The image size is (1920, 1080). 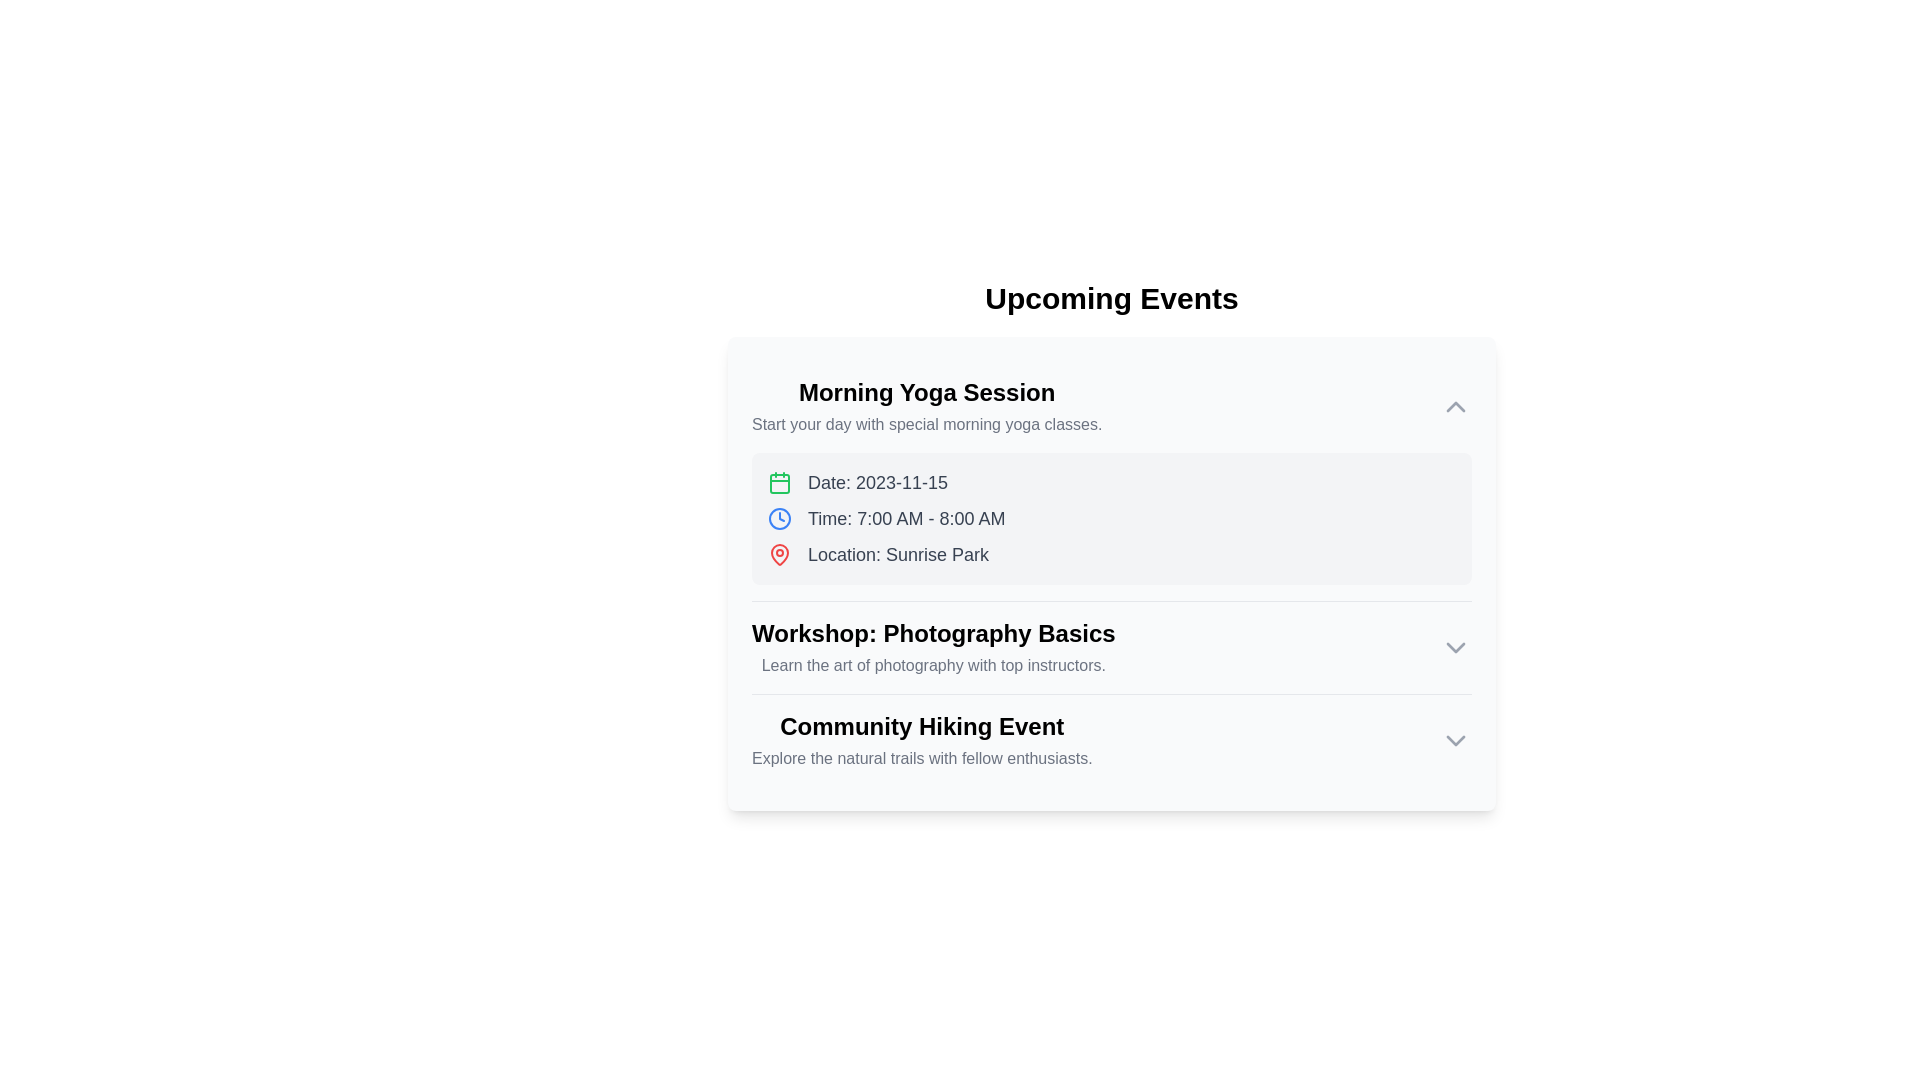 I want to click on the chevron icon located on the right side of the 'Workshop: Photography Basics' section, so click(x=1455, y=648).